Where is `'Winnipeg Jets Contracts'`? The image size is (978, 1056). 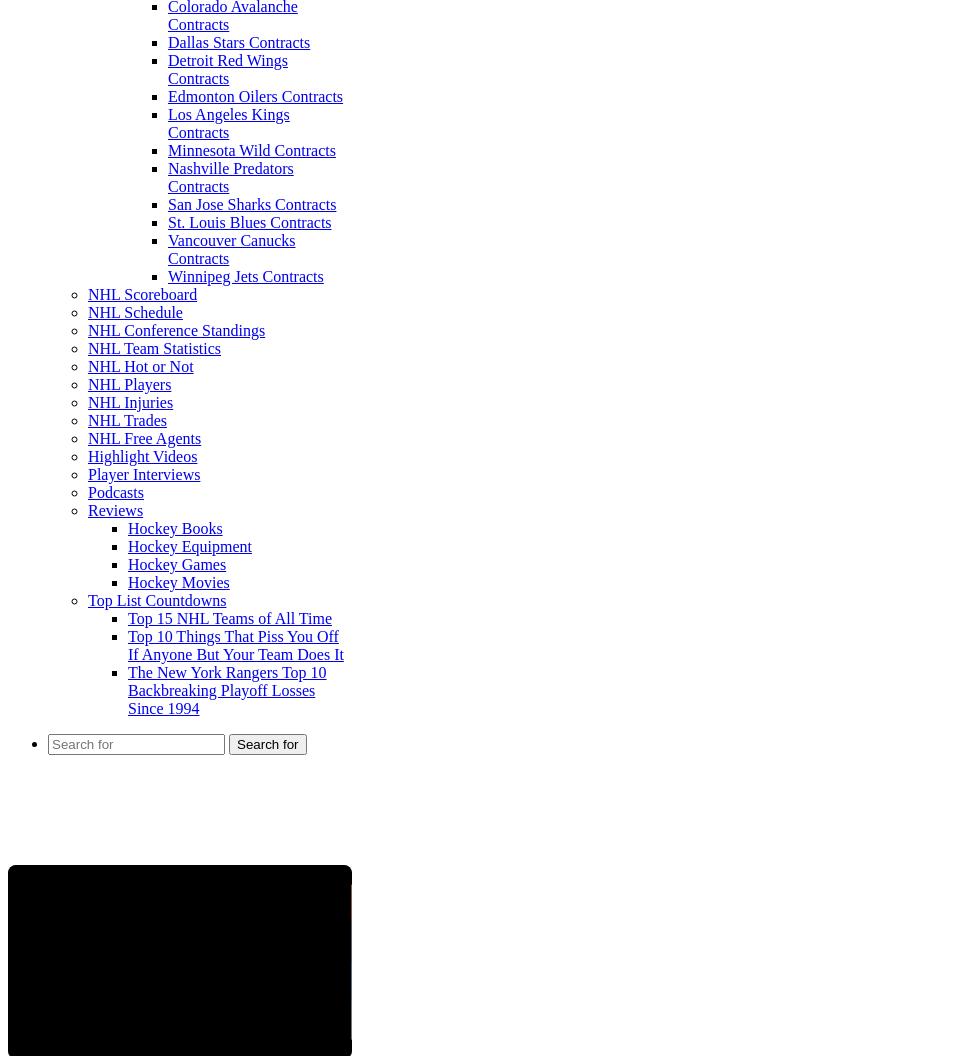 'Winnipeg Jets Contracts' is located at coordinates (244, 276).